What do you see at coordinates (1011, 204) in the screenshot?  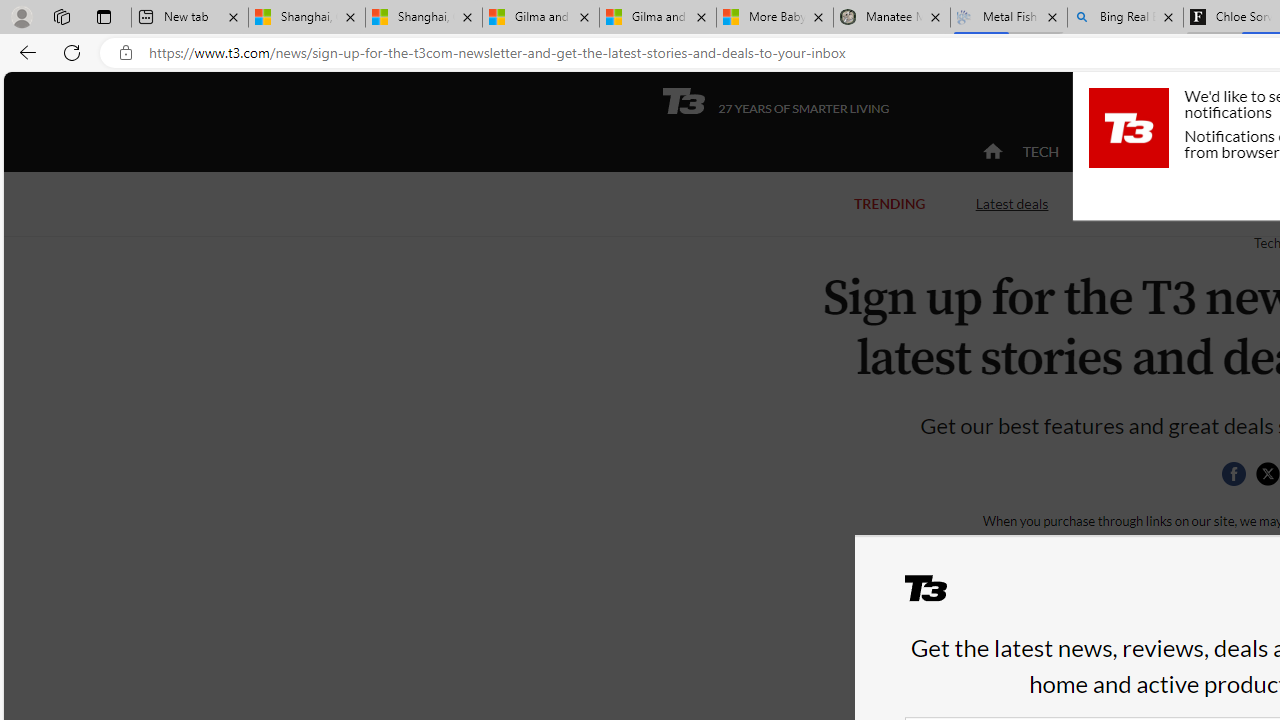 I see `'Latest deals'` at bounding box center [1011, 204].